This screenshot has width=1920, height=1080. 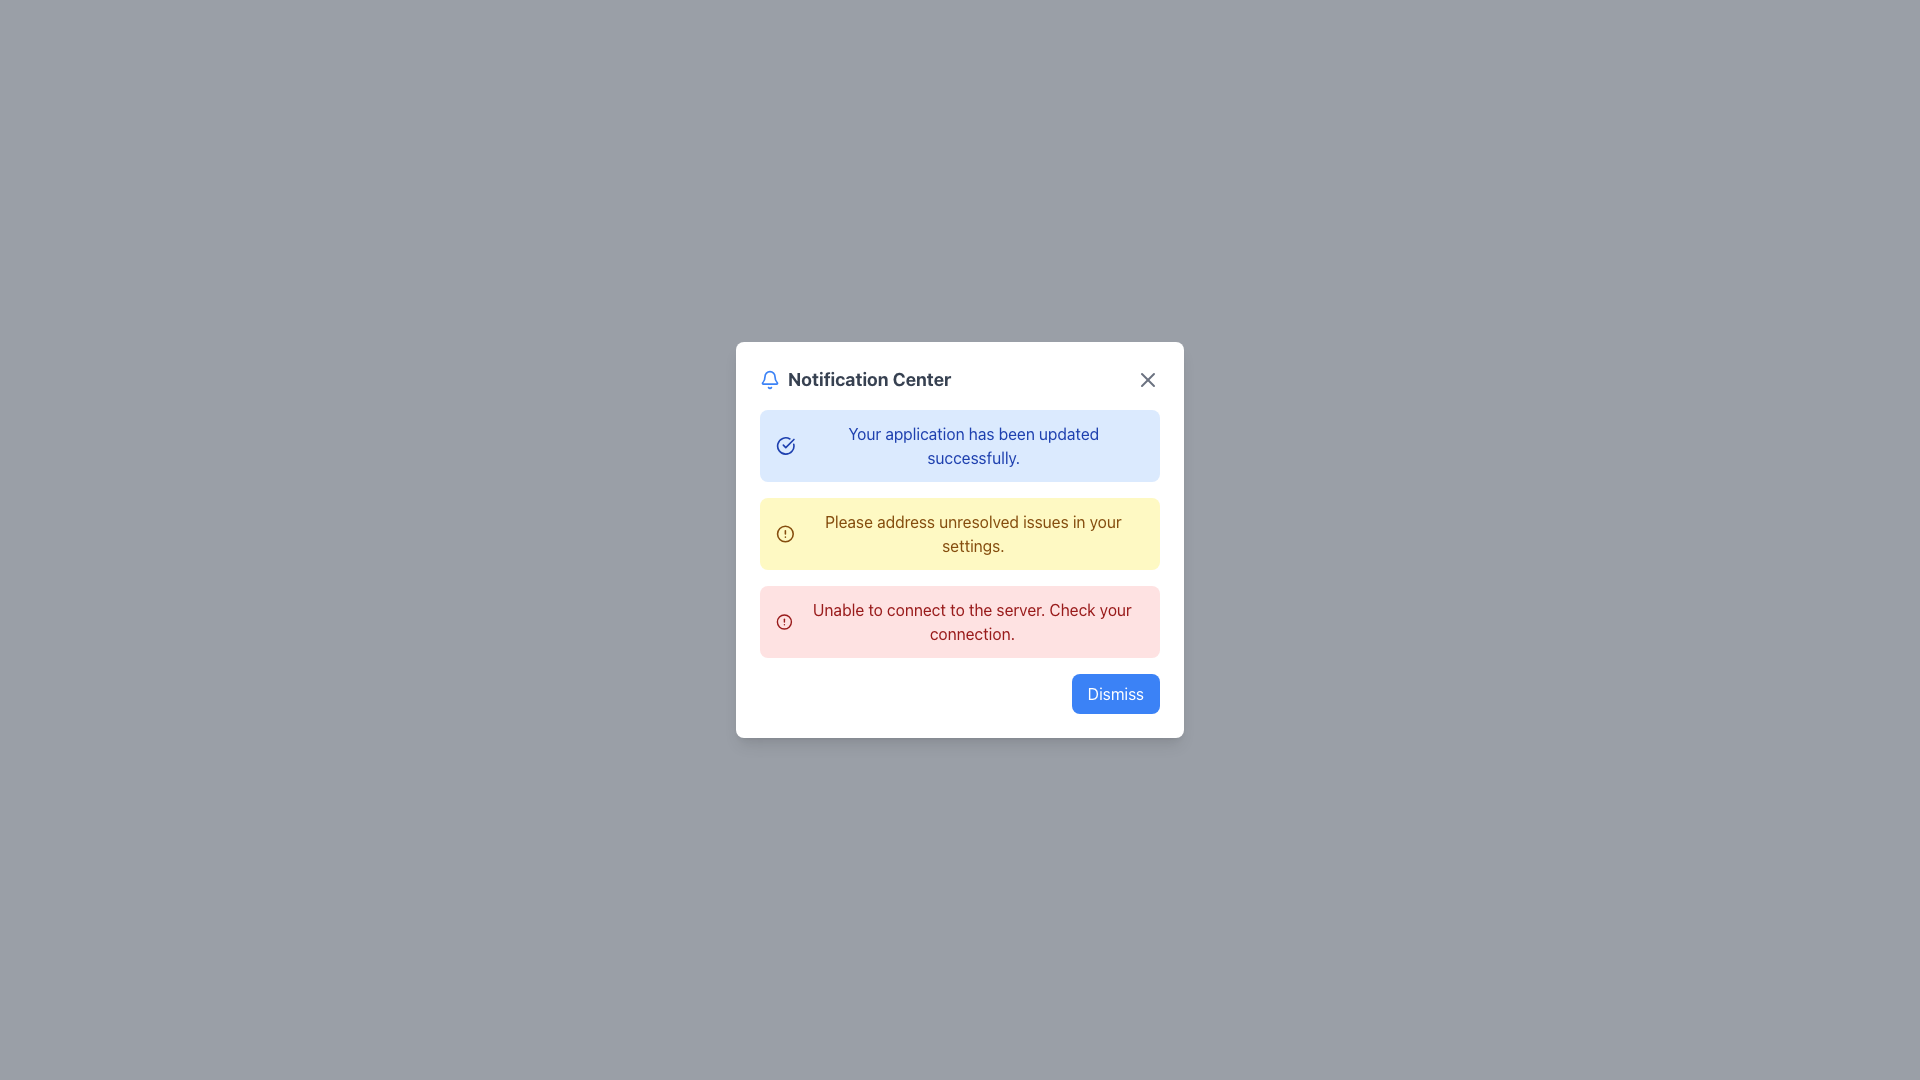 I want to click on the success message text label located in the first notification box of the Notification Center, which indicates the application has been updated successfully, so click(x=973, y=445).